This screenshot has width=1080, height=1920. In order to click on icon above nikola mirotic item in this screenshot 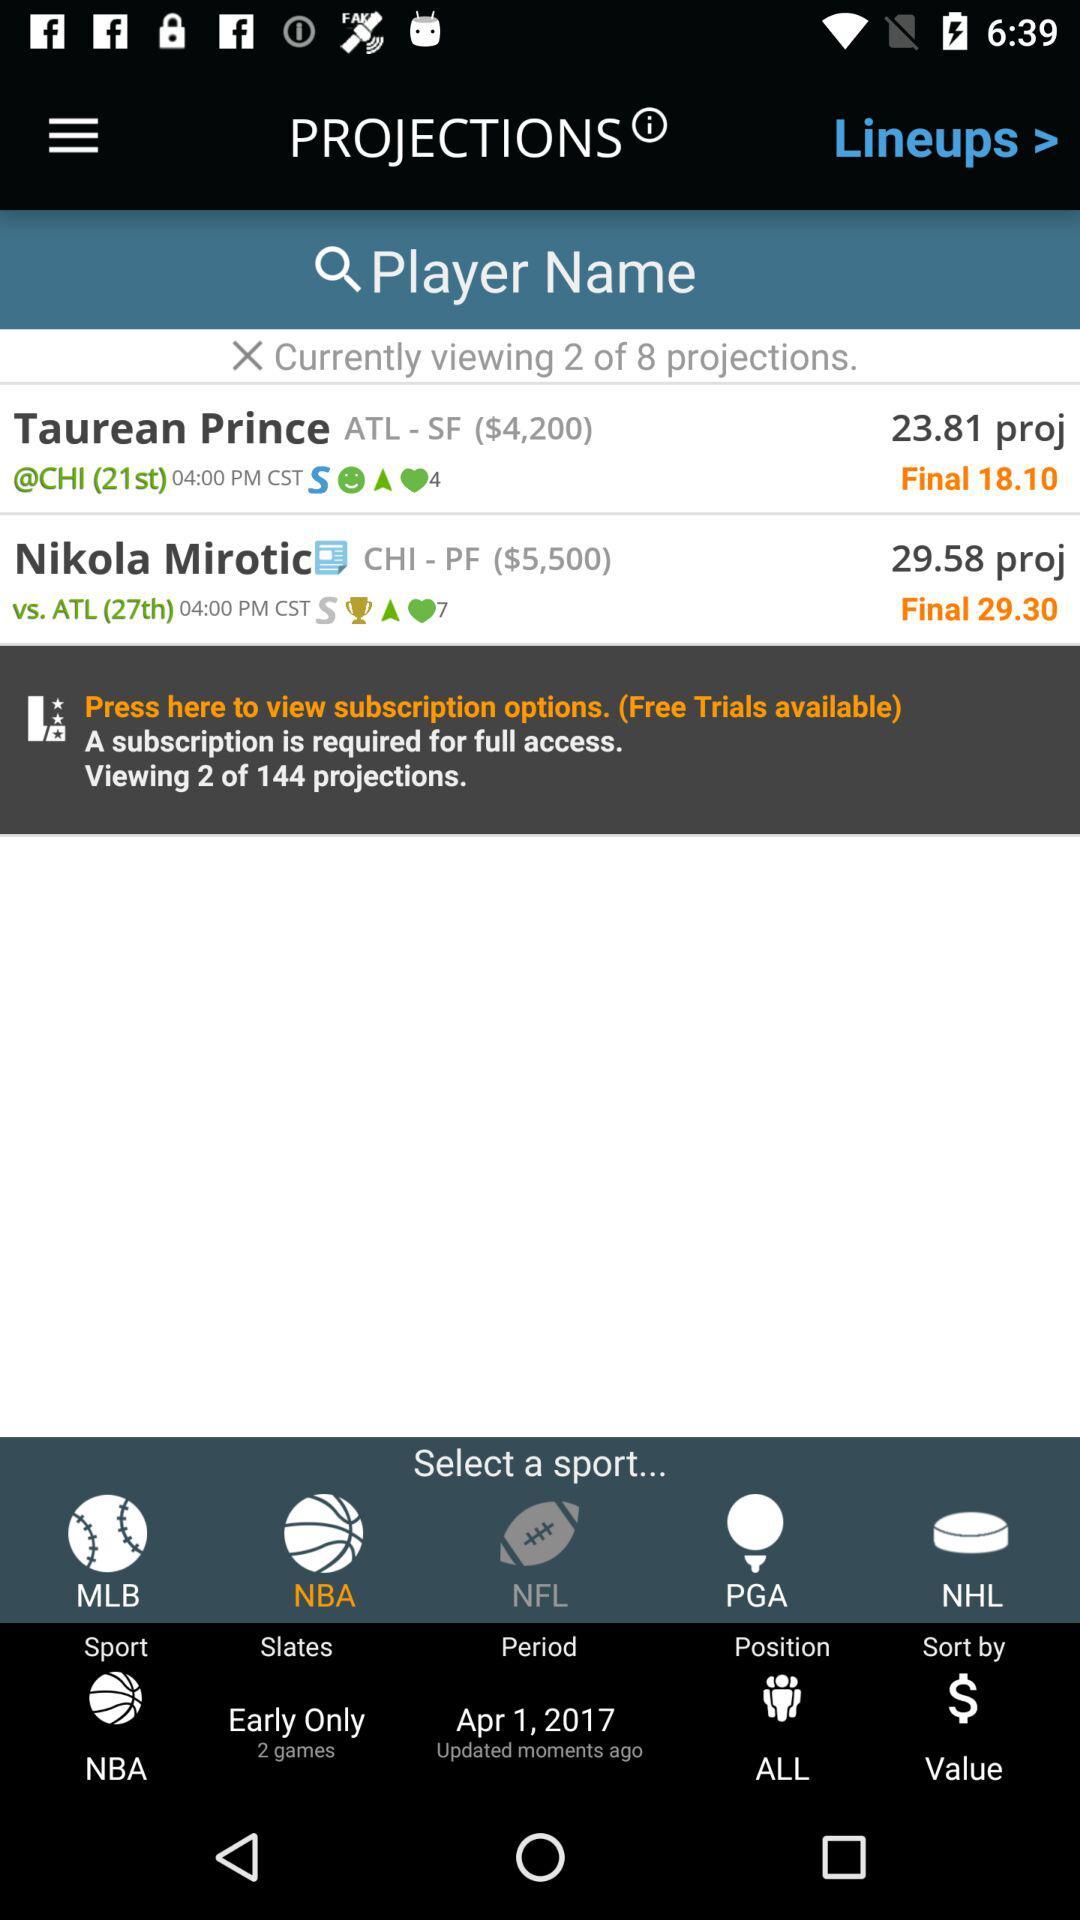, I will do `click(317, 480)`.